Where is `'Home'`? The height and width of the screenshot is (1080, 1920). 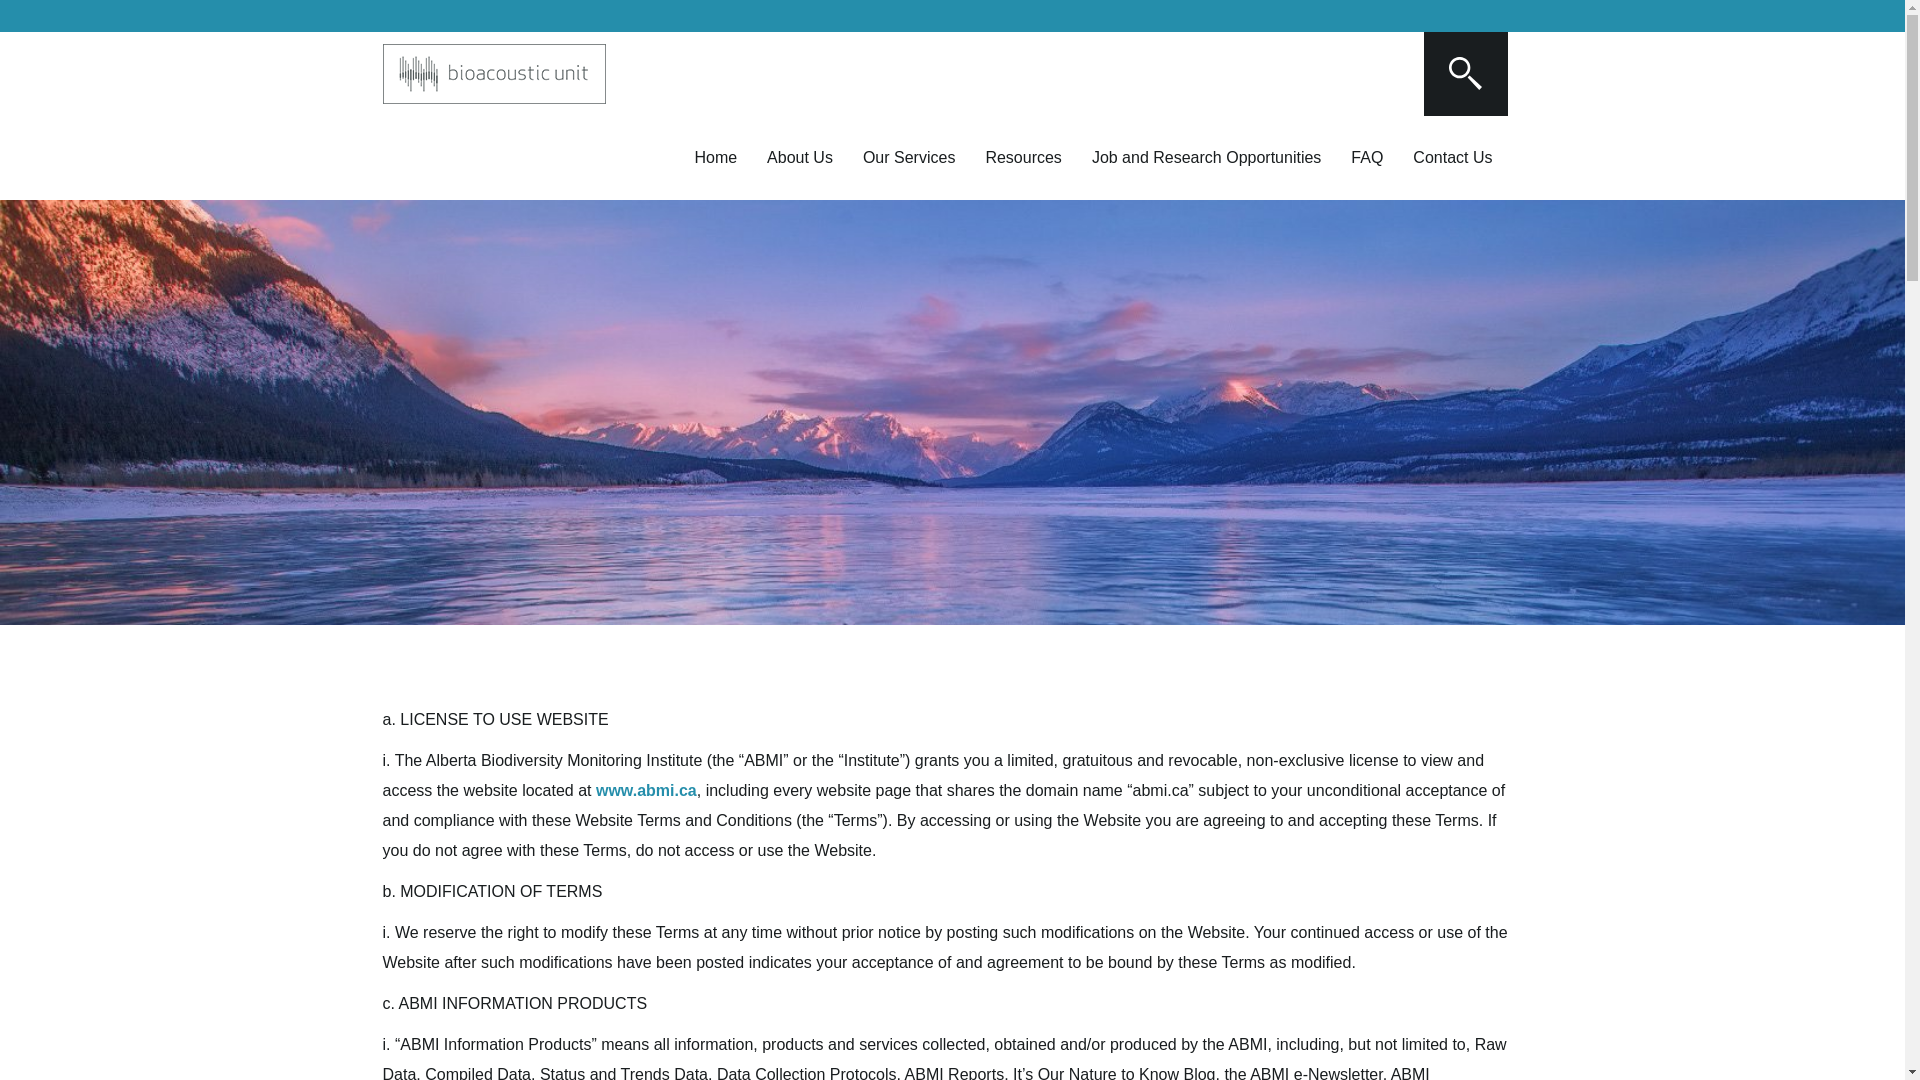 'Home' is located at coordinates (715, 157).